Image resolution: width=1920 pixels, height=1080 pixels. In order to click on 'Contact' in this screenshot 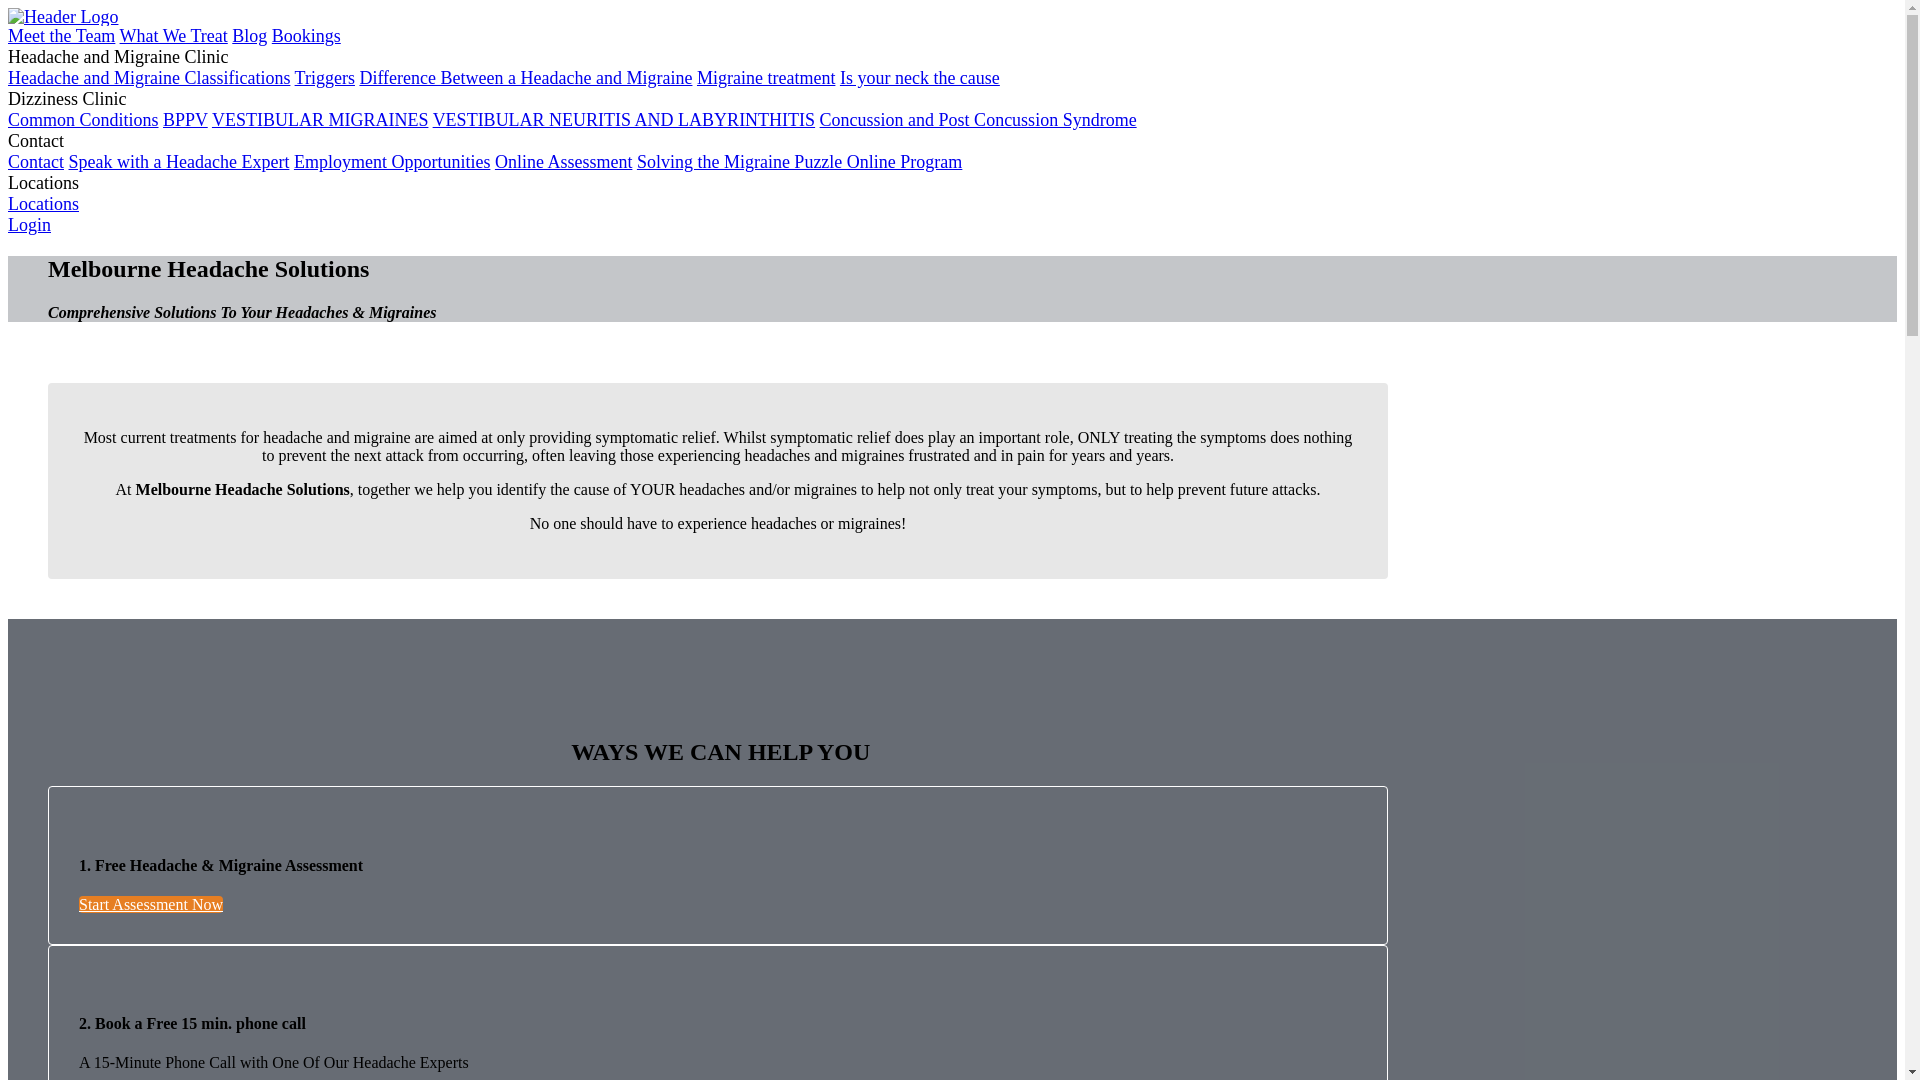, I will do `click(35, 140)`.